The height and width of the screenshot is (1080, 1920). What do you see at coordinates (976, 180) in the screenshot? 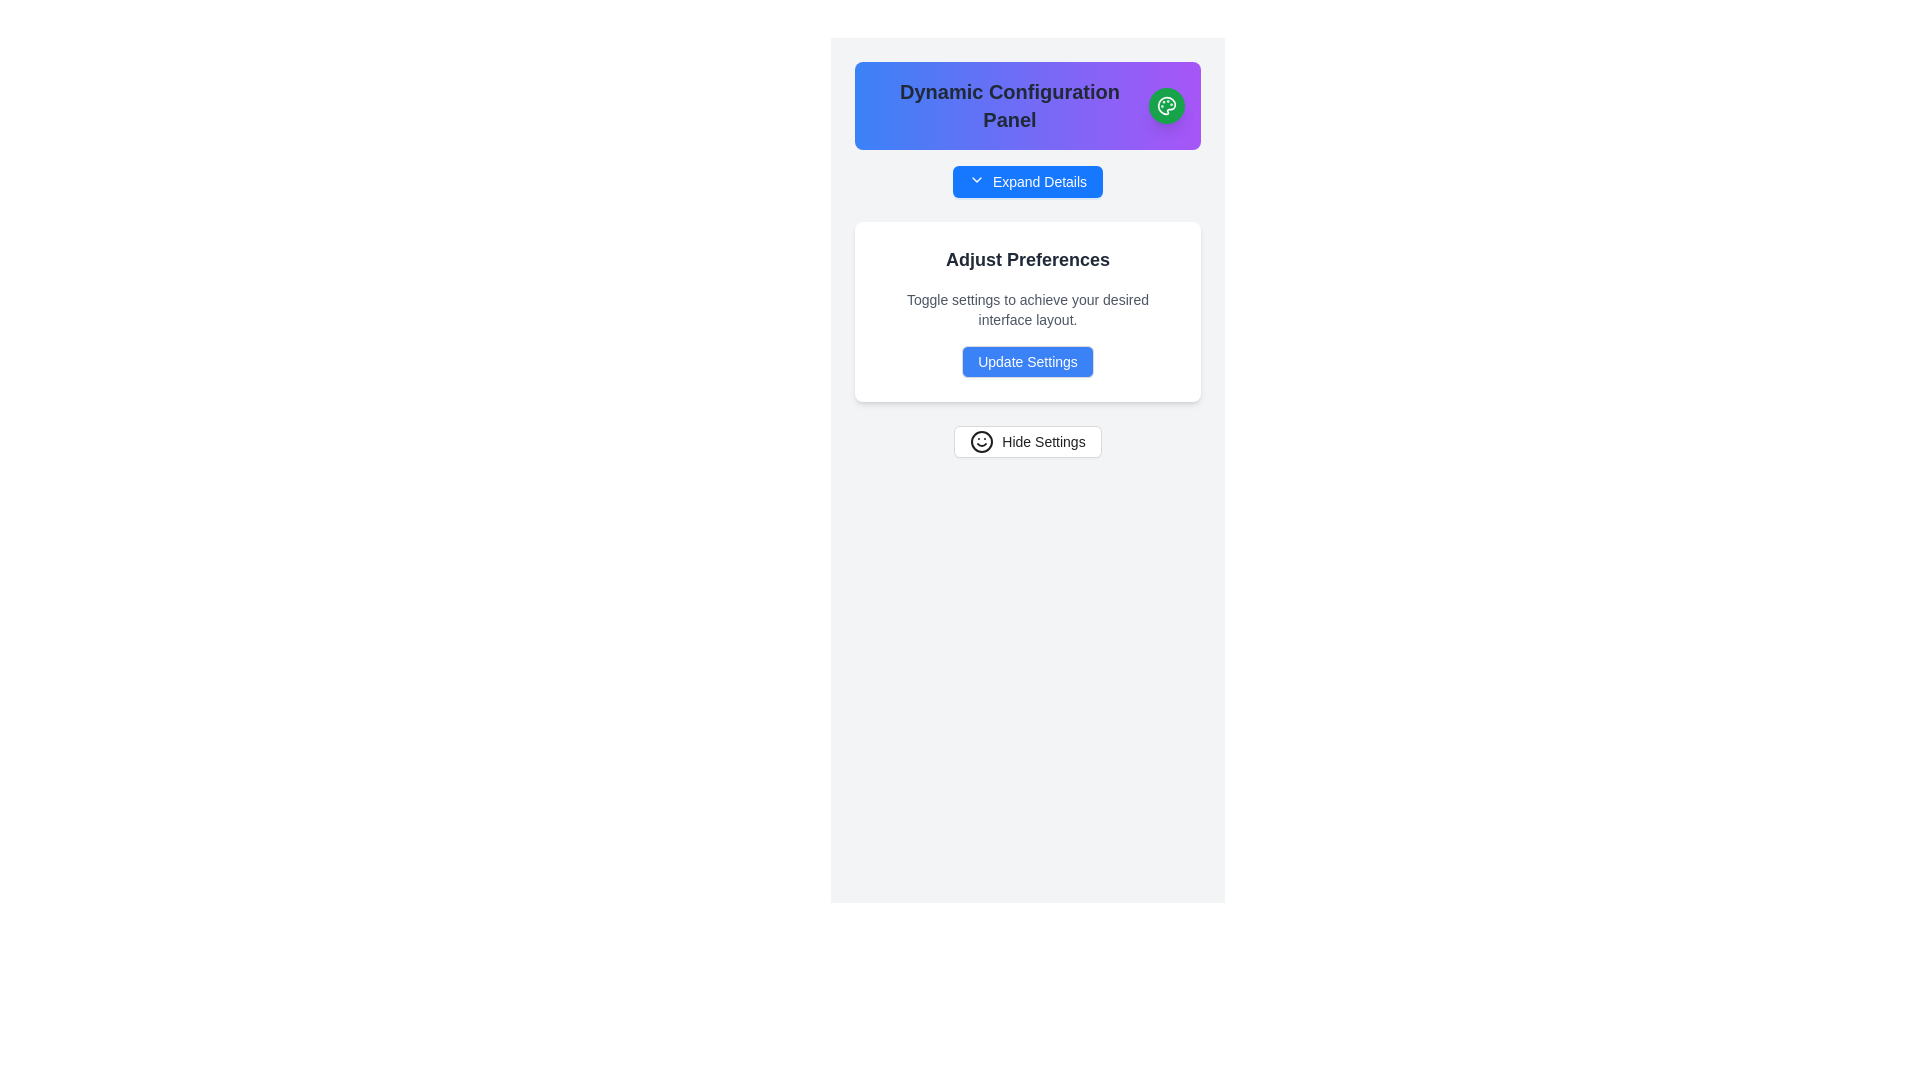
I see `the downward-facing chevron icon styled with thin lines, located inside a small button-like structure, which is positioned directly below the 'Dynamic Configuration Panel' header` at bounding box center [976, 180].